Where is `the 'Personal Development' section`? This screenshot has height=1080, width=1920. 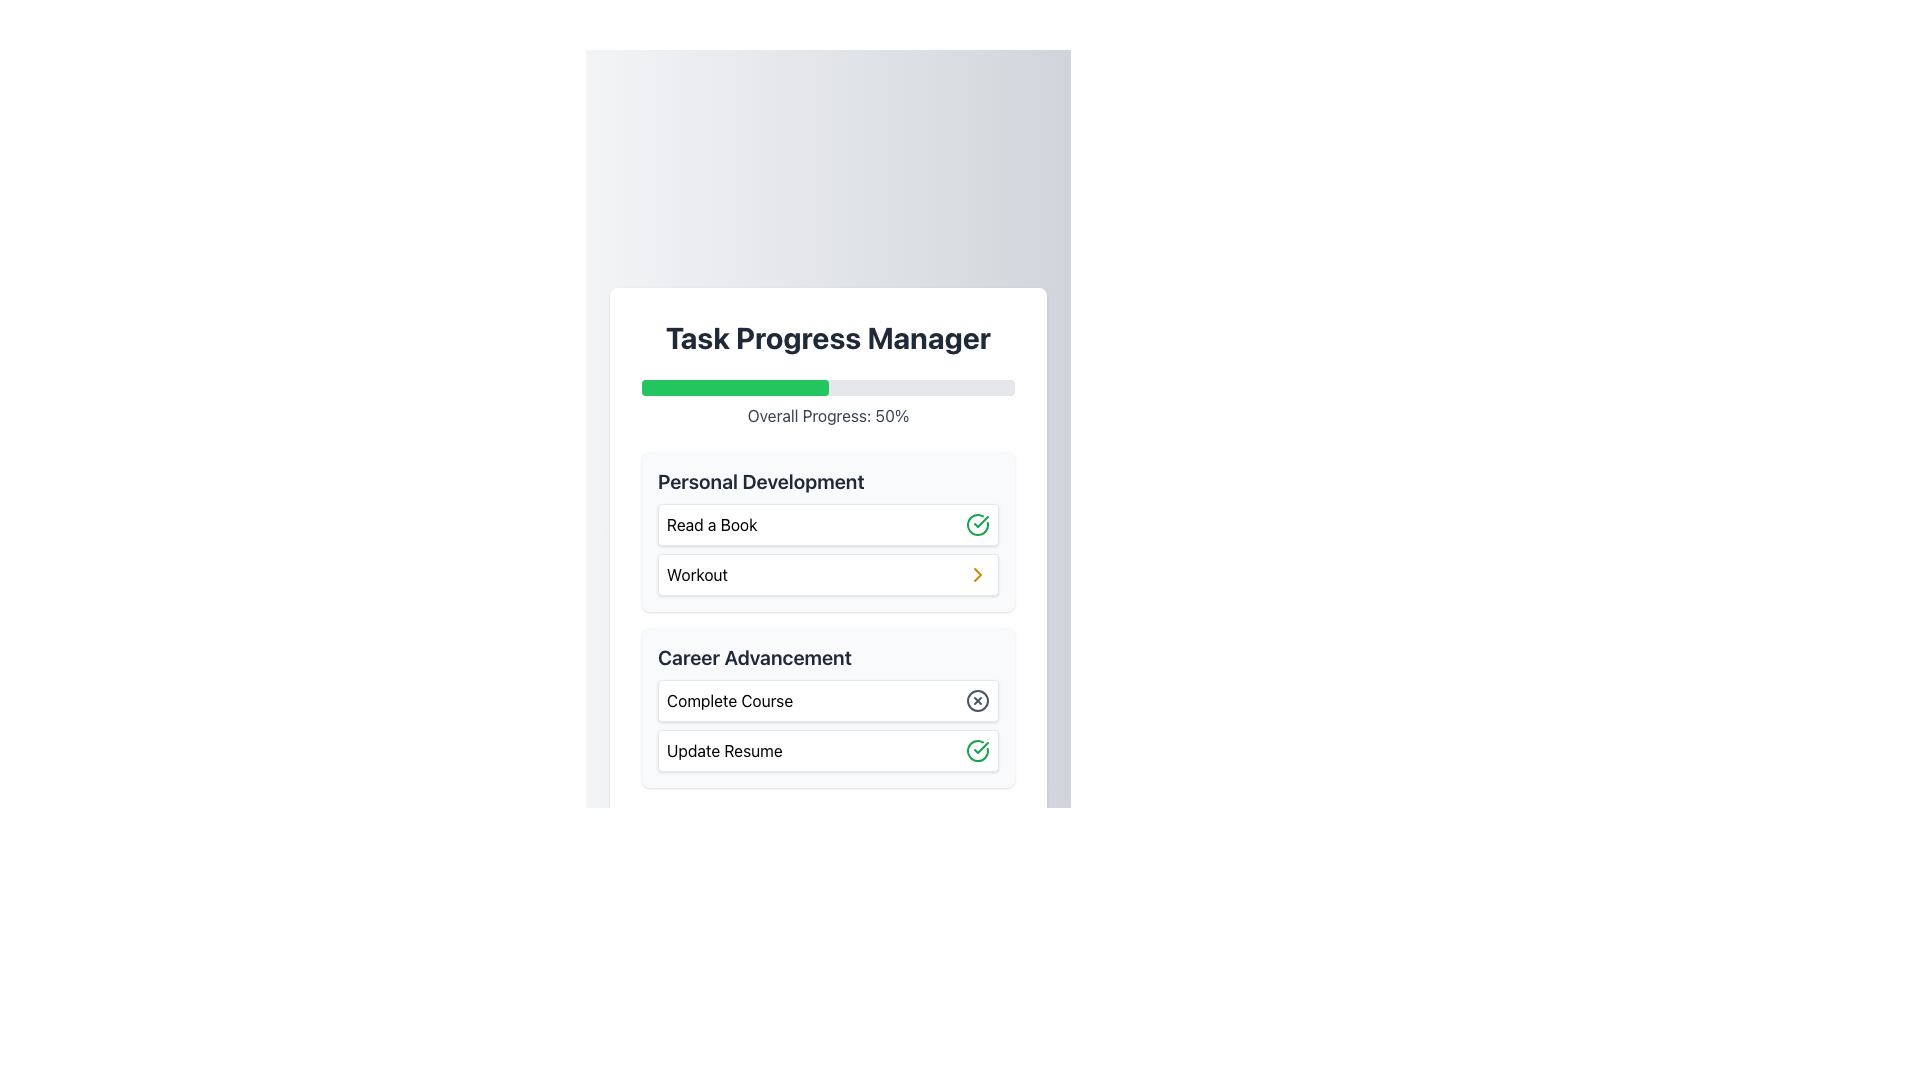
the 'Personal Development' section is located at coordinates (828, 531).